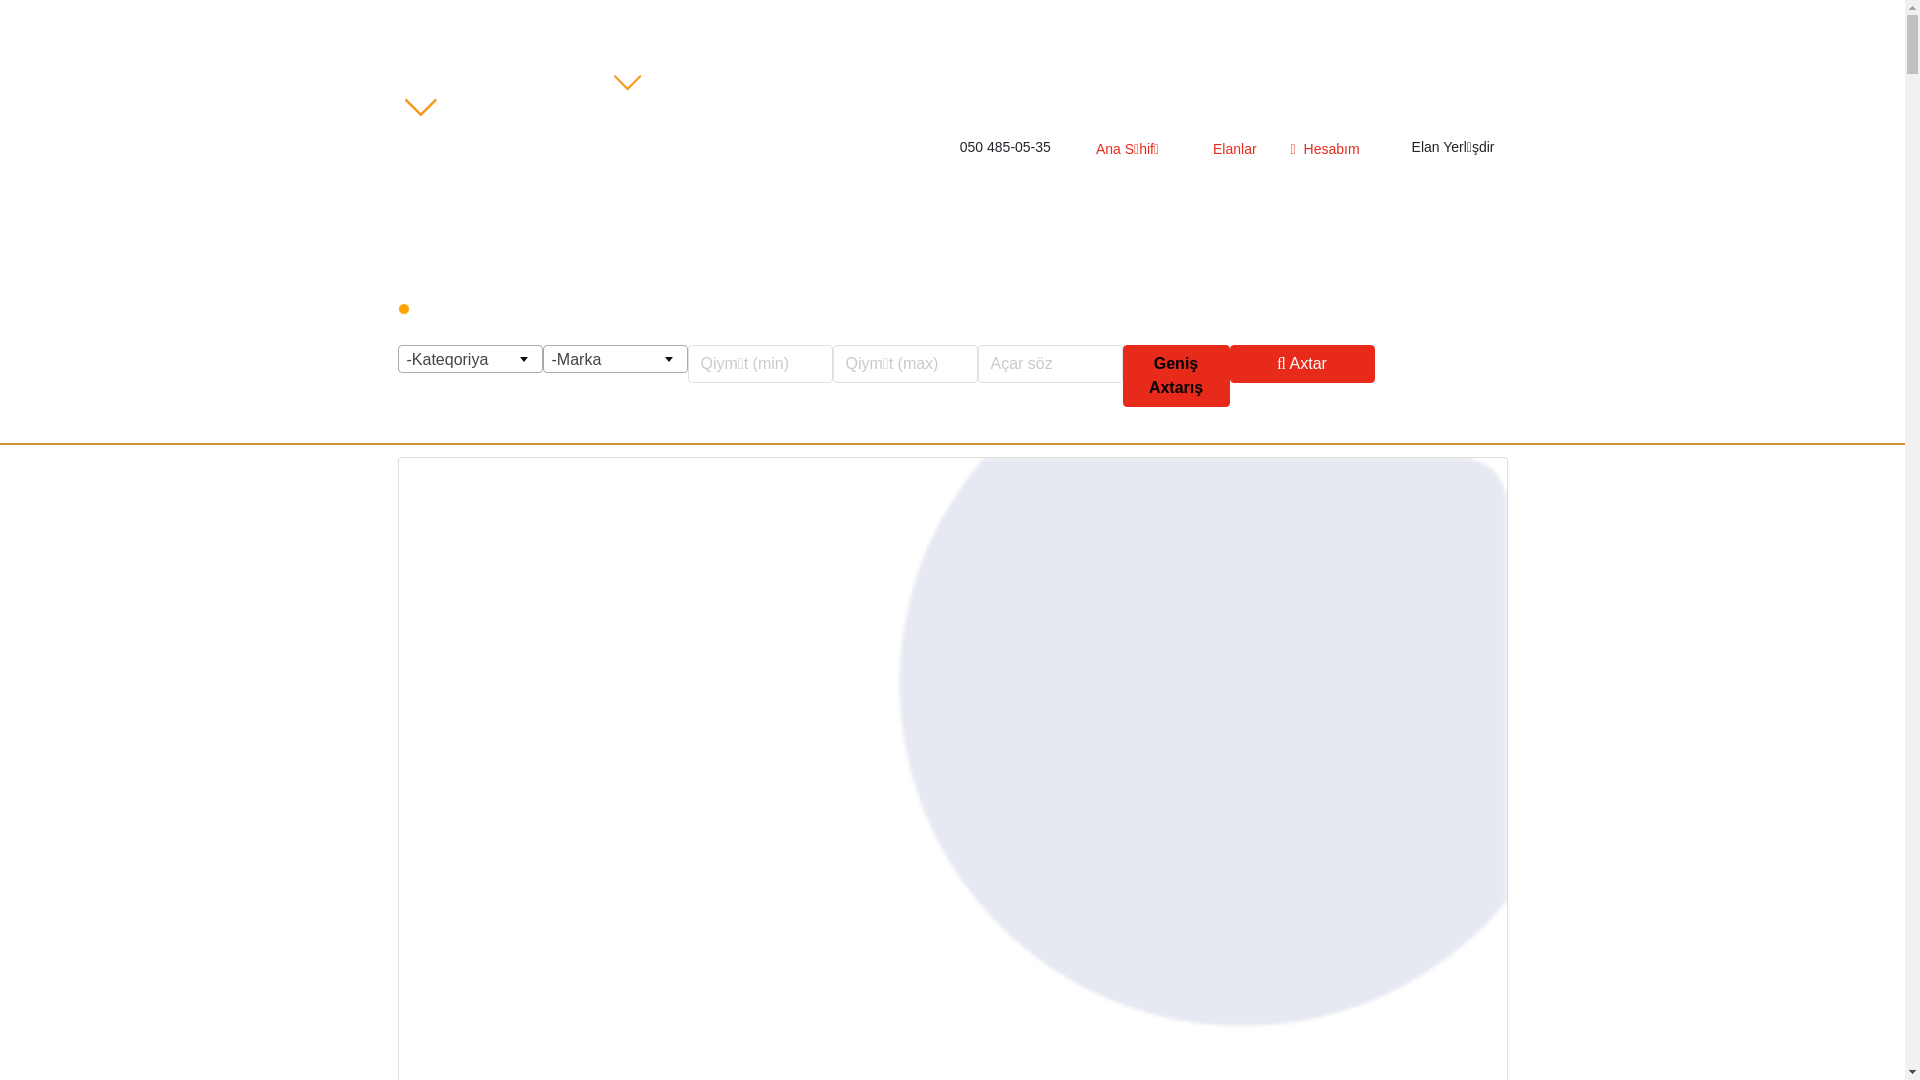  Describe the element at coordinates (941, 146) in the screenshot. I see `'050 485-05-35'` at that location.